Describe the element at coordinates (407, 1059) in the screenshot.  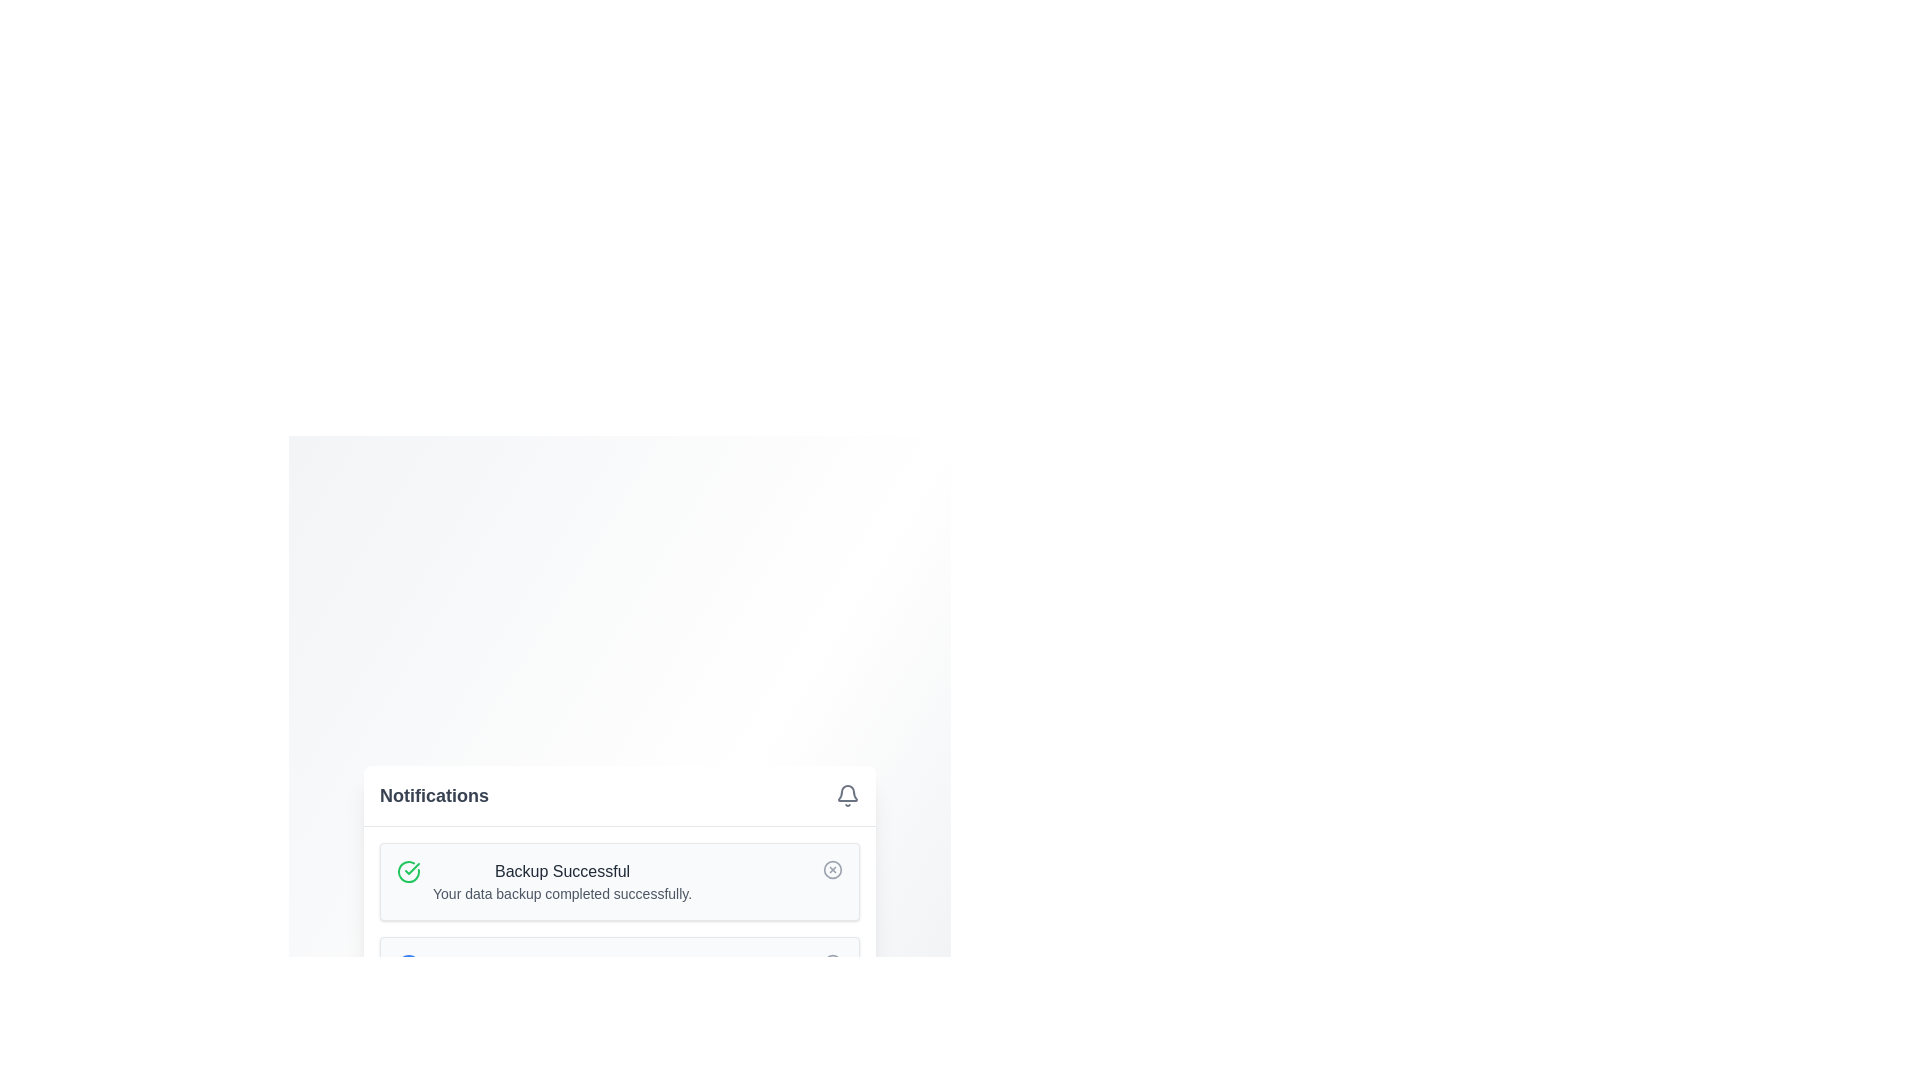
I see `the alert icon located in the bottom left section of the user interface, which serves as a visual indicator for alerts, warnings, or important messages requiring user attention` at that location.